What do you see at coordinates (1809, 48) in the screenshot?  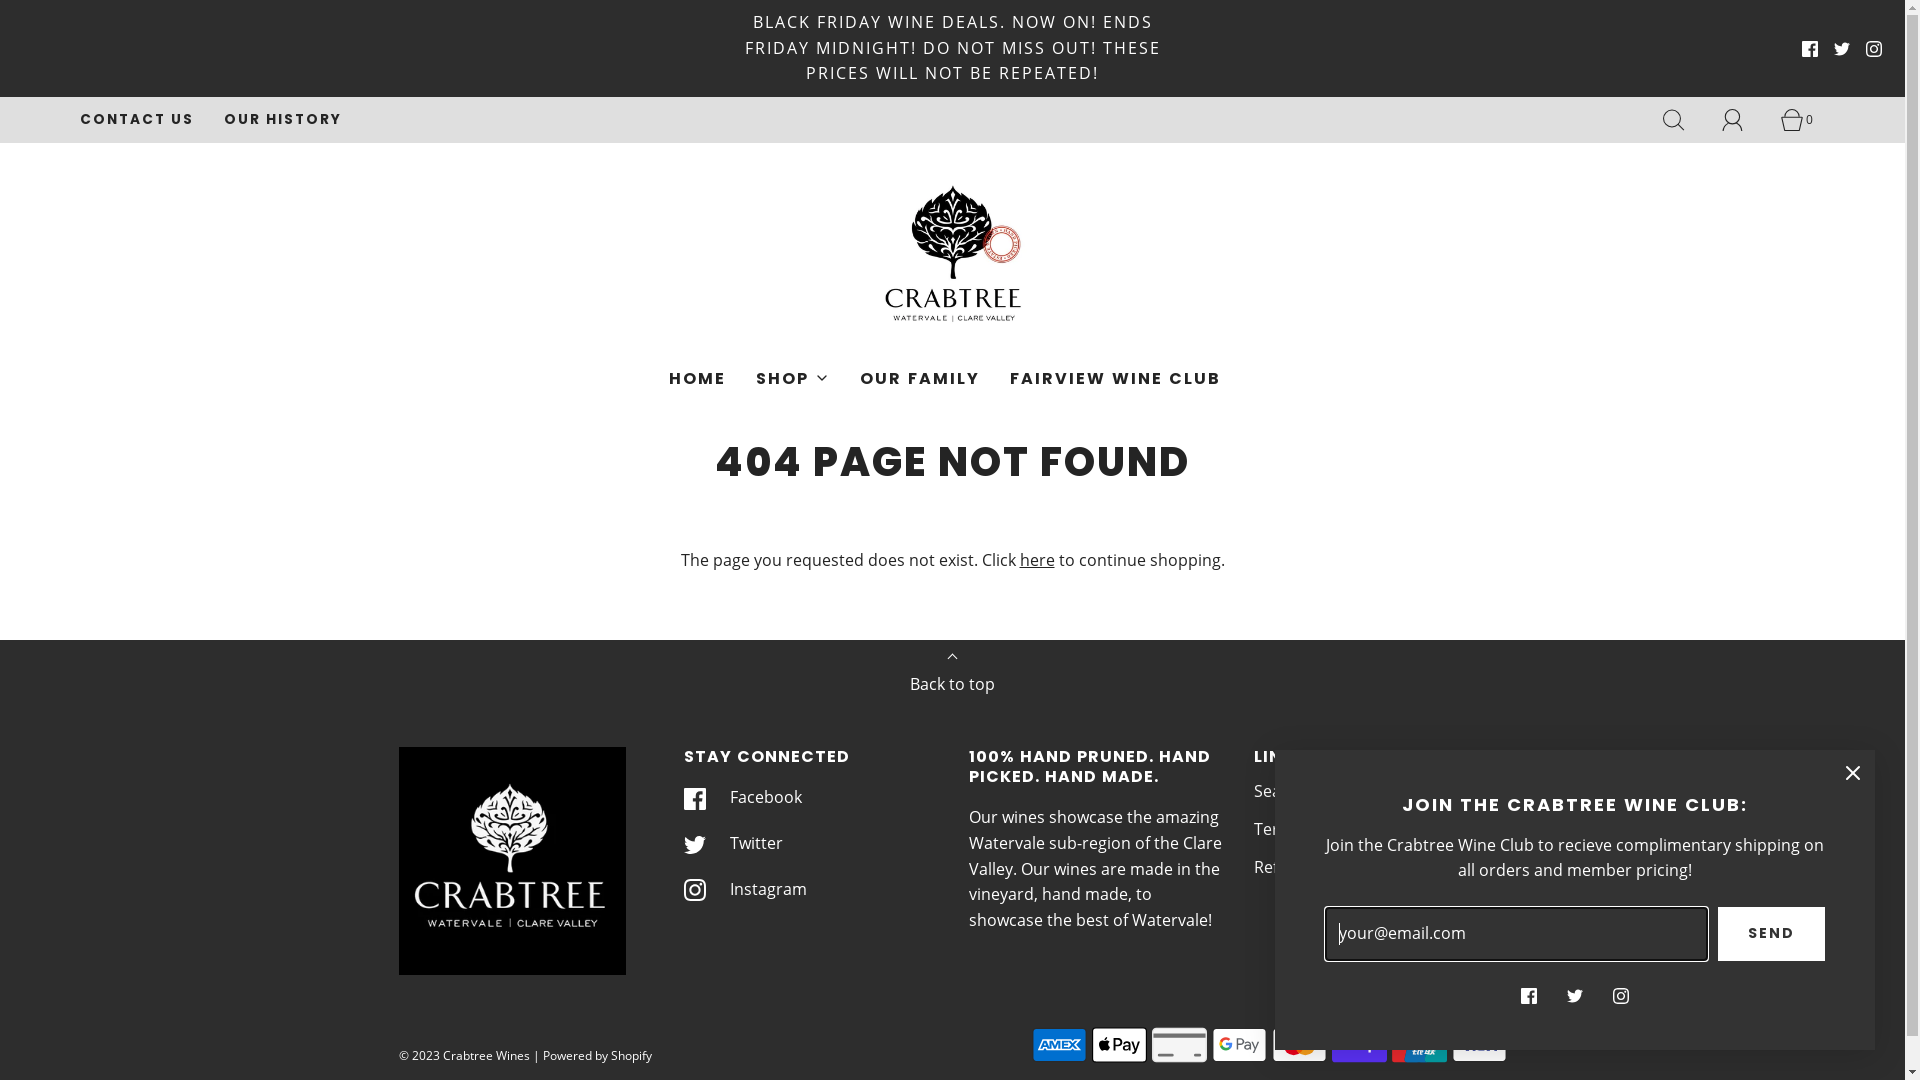 I see `'FACEBOOK ICON'` at bounding box center [1809, 48].